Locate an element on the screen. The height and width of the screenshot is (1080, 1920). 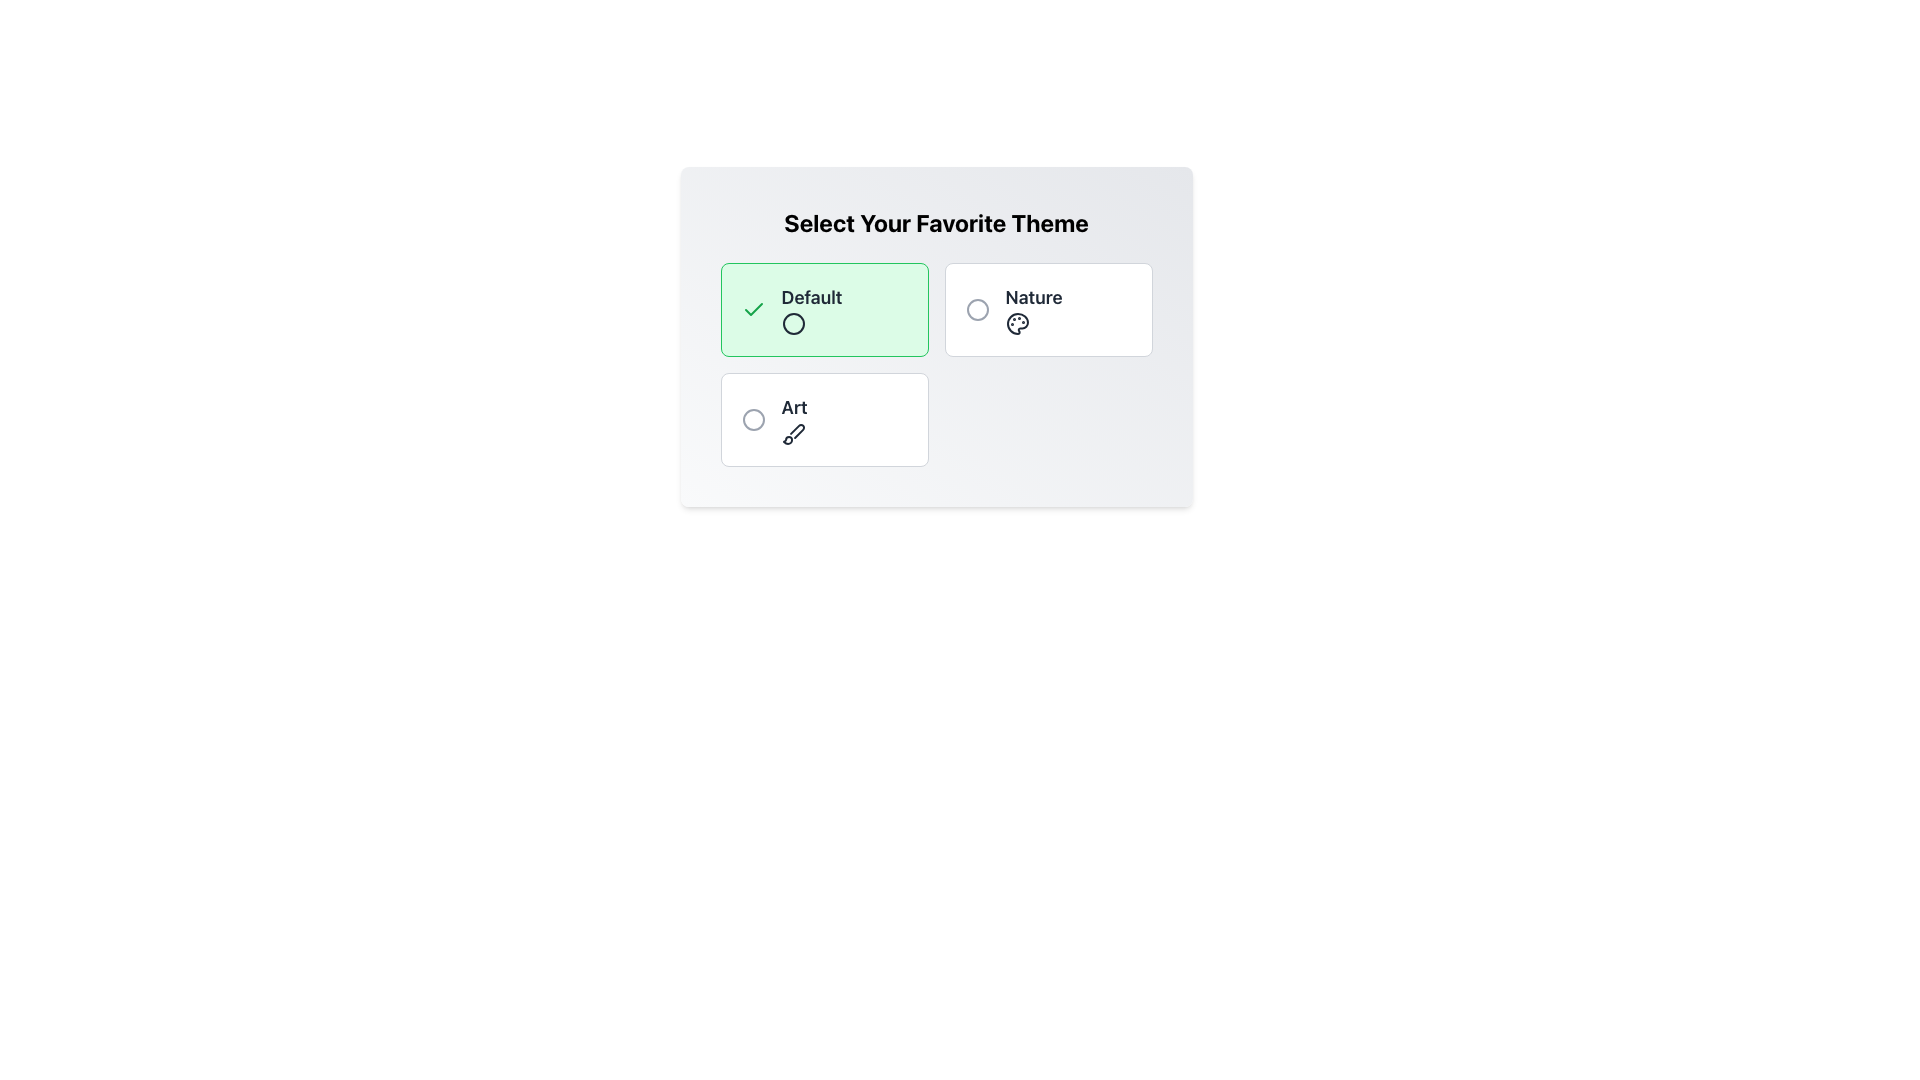
the text label 'Art', which is styled with medium-weight bold gray text and is located in the bottom-left corner of the selection area, above a brush icon is located at coordinates (793, 419).